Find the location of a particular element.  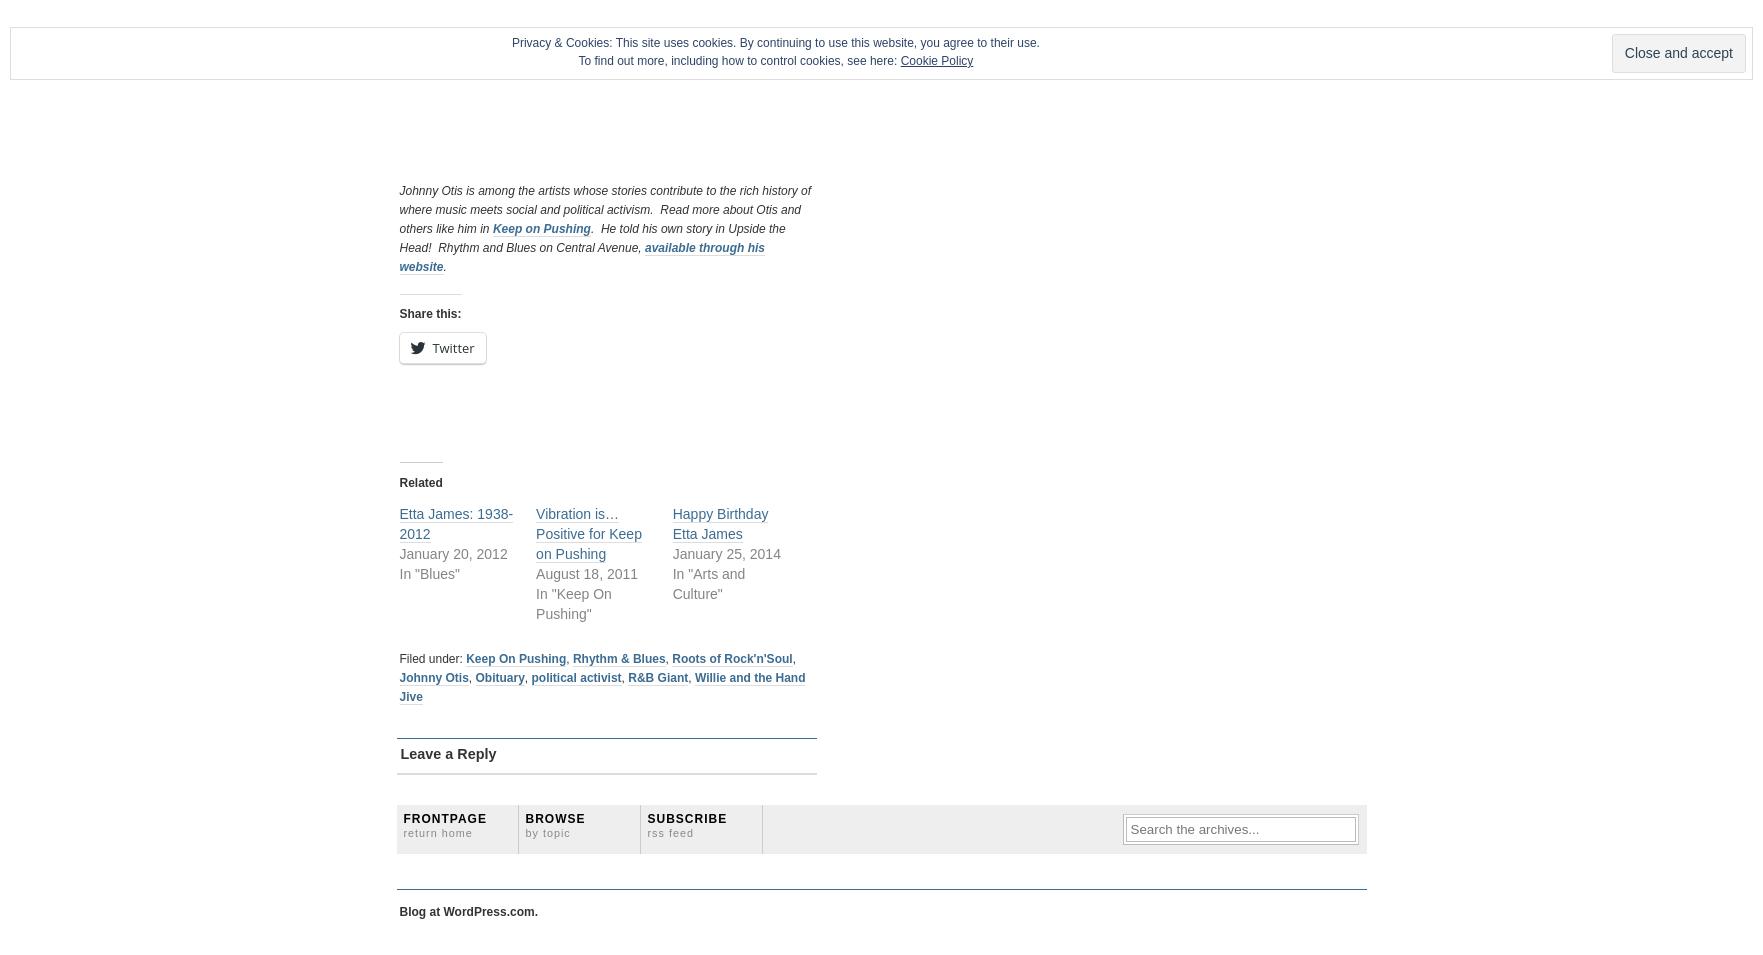

'available through his website' is located at coordinates (398, 257).